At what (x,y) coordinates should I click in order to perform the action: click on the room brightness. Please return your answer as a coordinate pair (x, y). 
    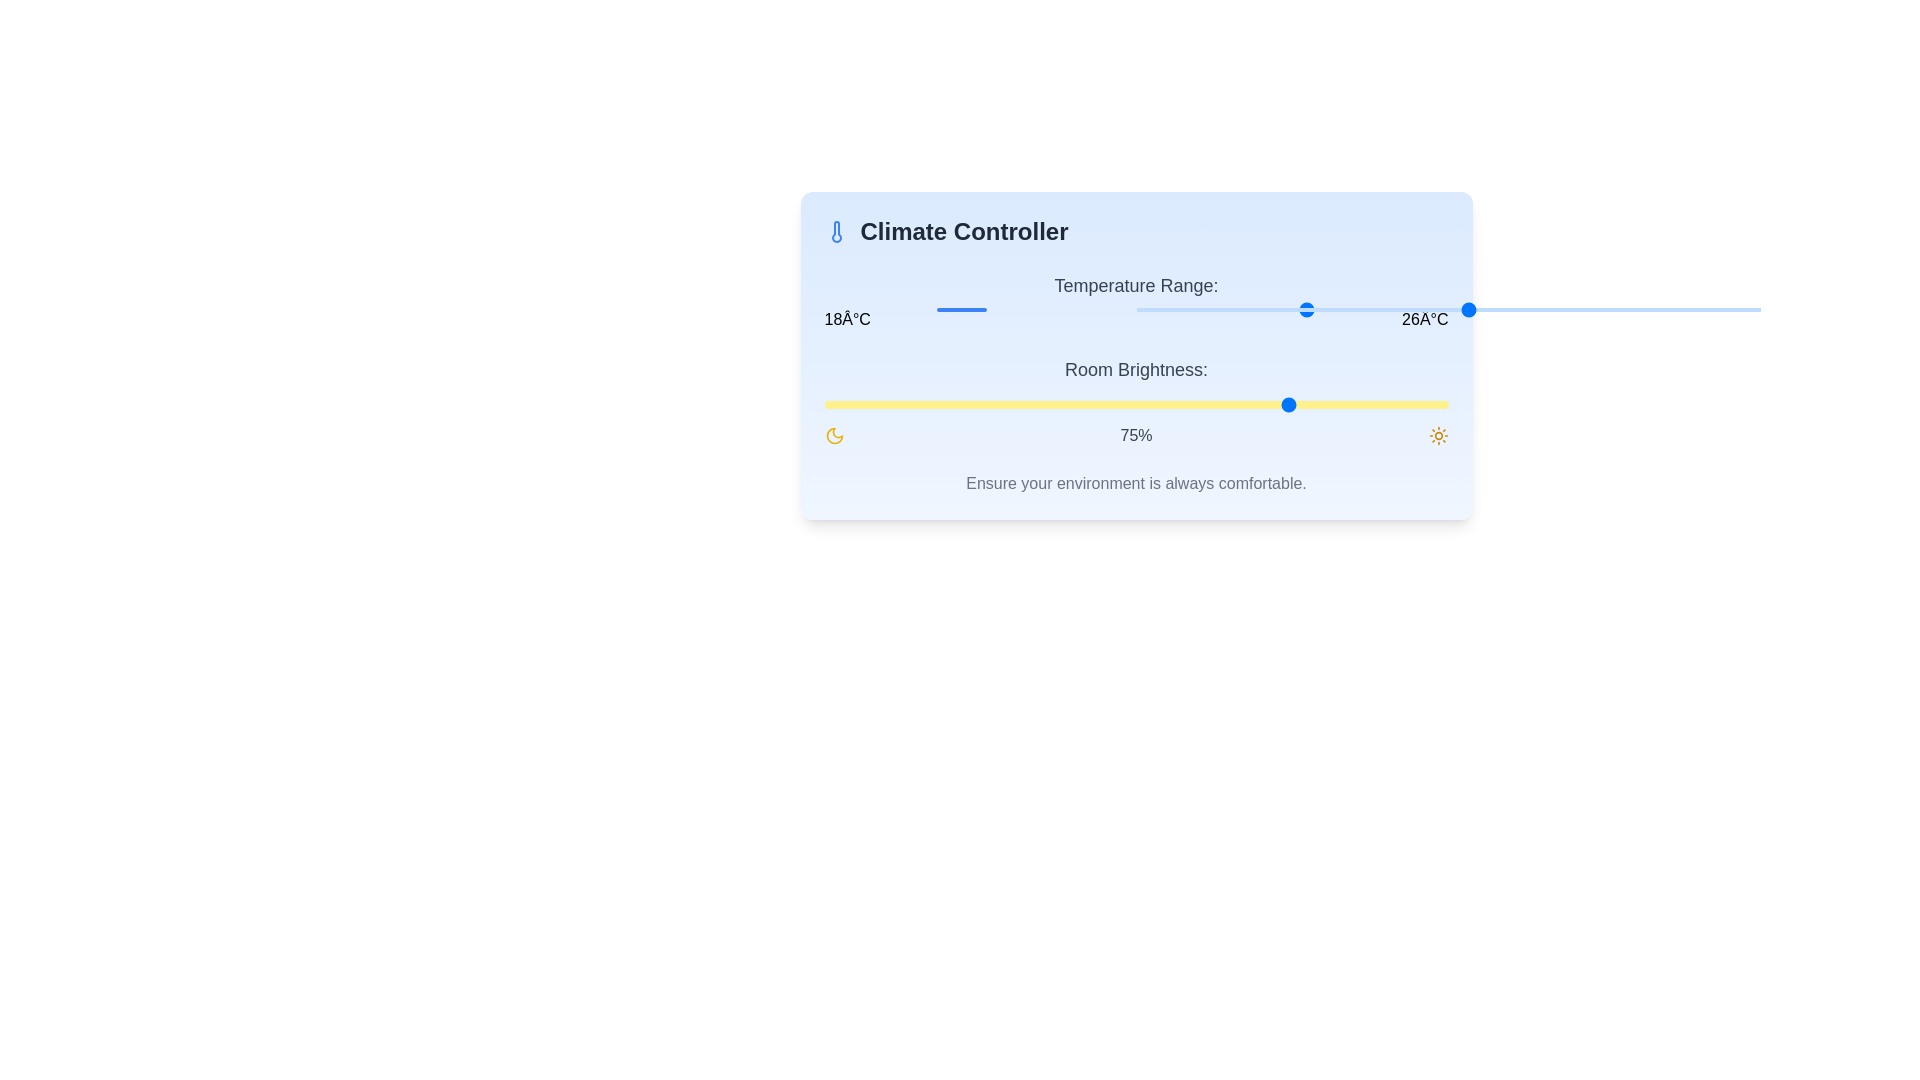
    Looking at the image, I should click on (1348, 405).